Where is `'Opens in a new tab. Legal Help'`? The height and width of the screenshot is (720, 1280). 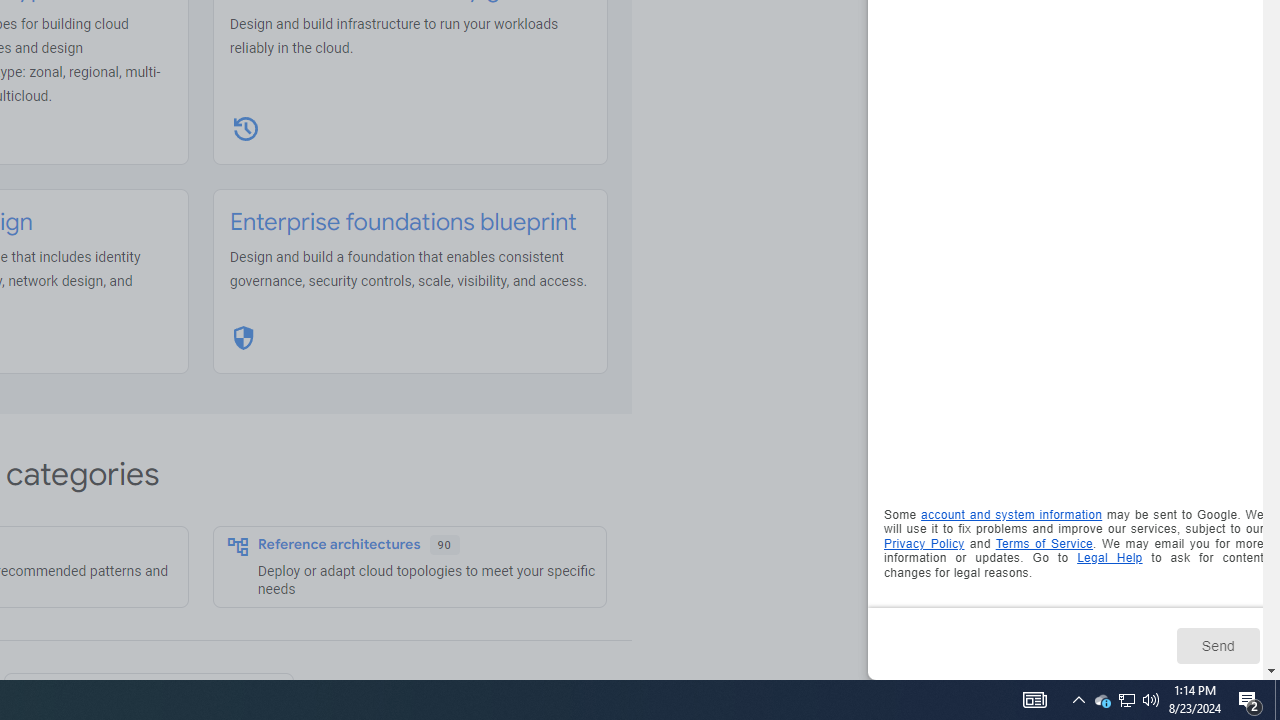
'Opens in a new tab. Legal Help' is located at coordinates (1108, 558).